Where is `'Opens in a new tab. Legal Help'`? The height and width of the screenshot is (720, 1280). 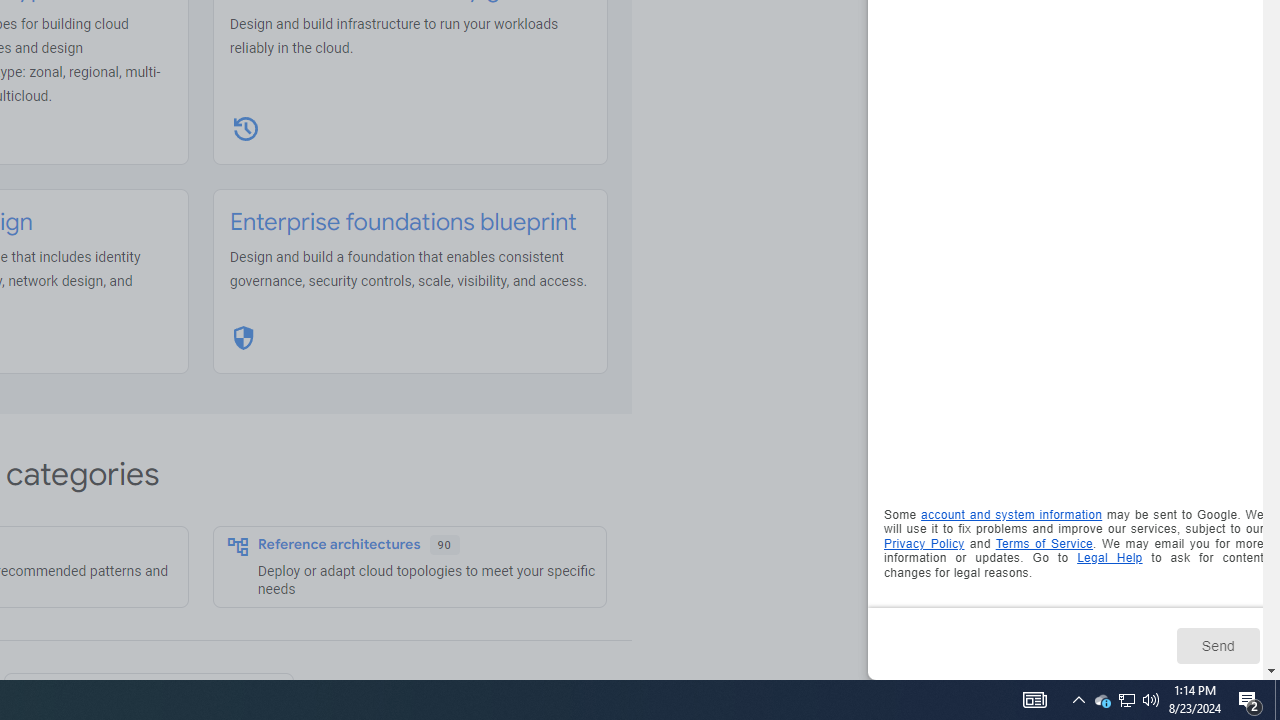
'Opens in a new tab. Legal Help' is located at coordinates (1108, 558).